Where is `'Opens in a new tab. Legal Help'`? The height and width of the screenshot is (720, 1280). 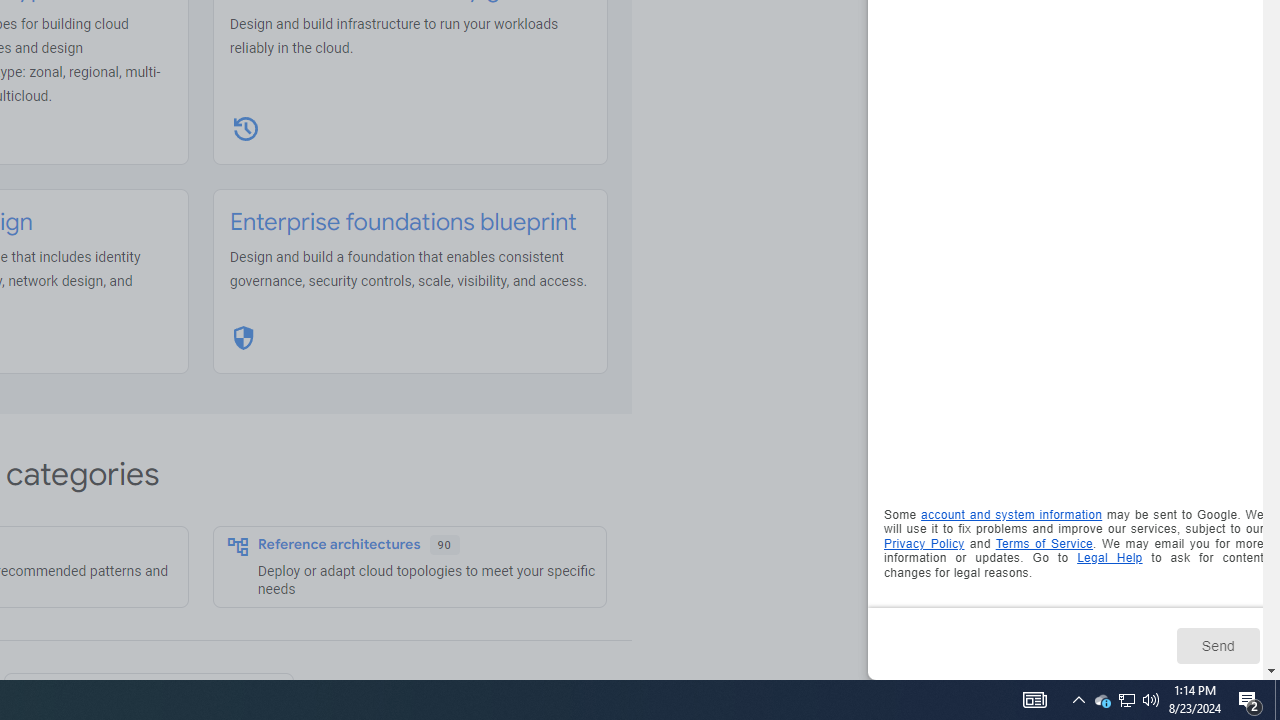
'Opens in a new tab. Legal Help' is located at coordinates (1108, 558).